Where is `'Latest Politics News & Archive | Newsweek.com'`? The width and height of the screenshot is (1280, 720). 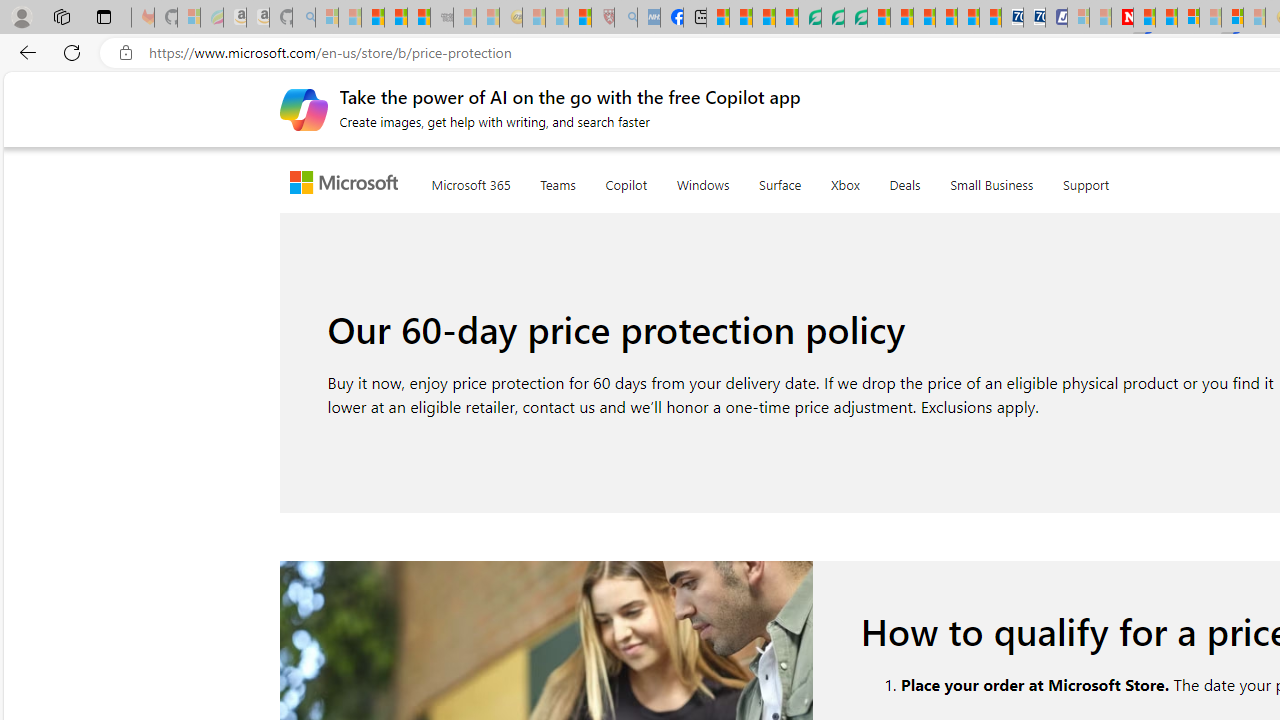 'Latest Politics News & Archive | Newsweek.com' is located at coordinates (1122, 17).